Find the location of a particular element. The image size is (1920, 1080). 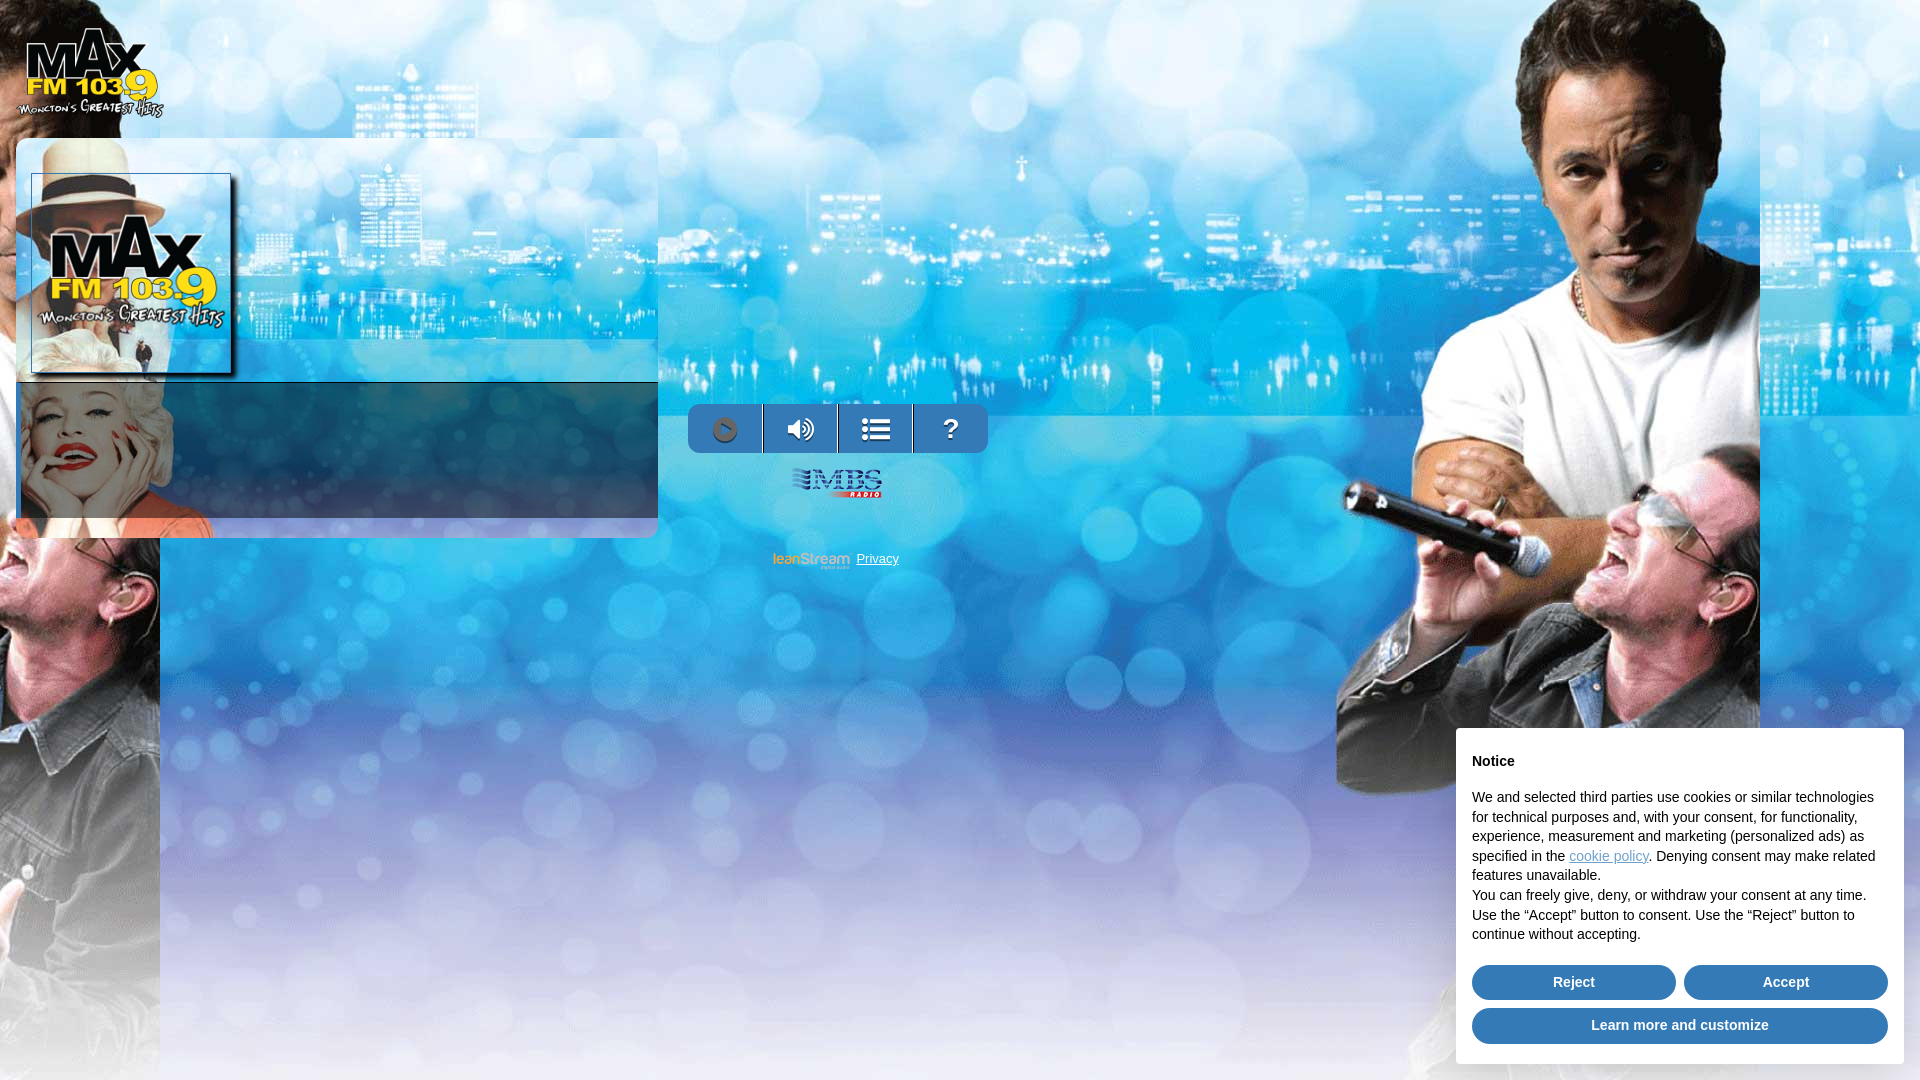

'Learn more and customize' is located at coordinates (1680, 1026).